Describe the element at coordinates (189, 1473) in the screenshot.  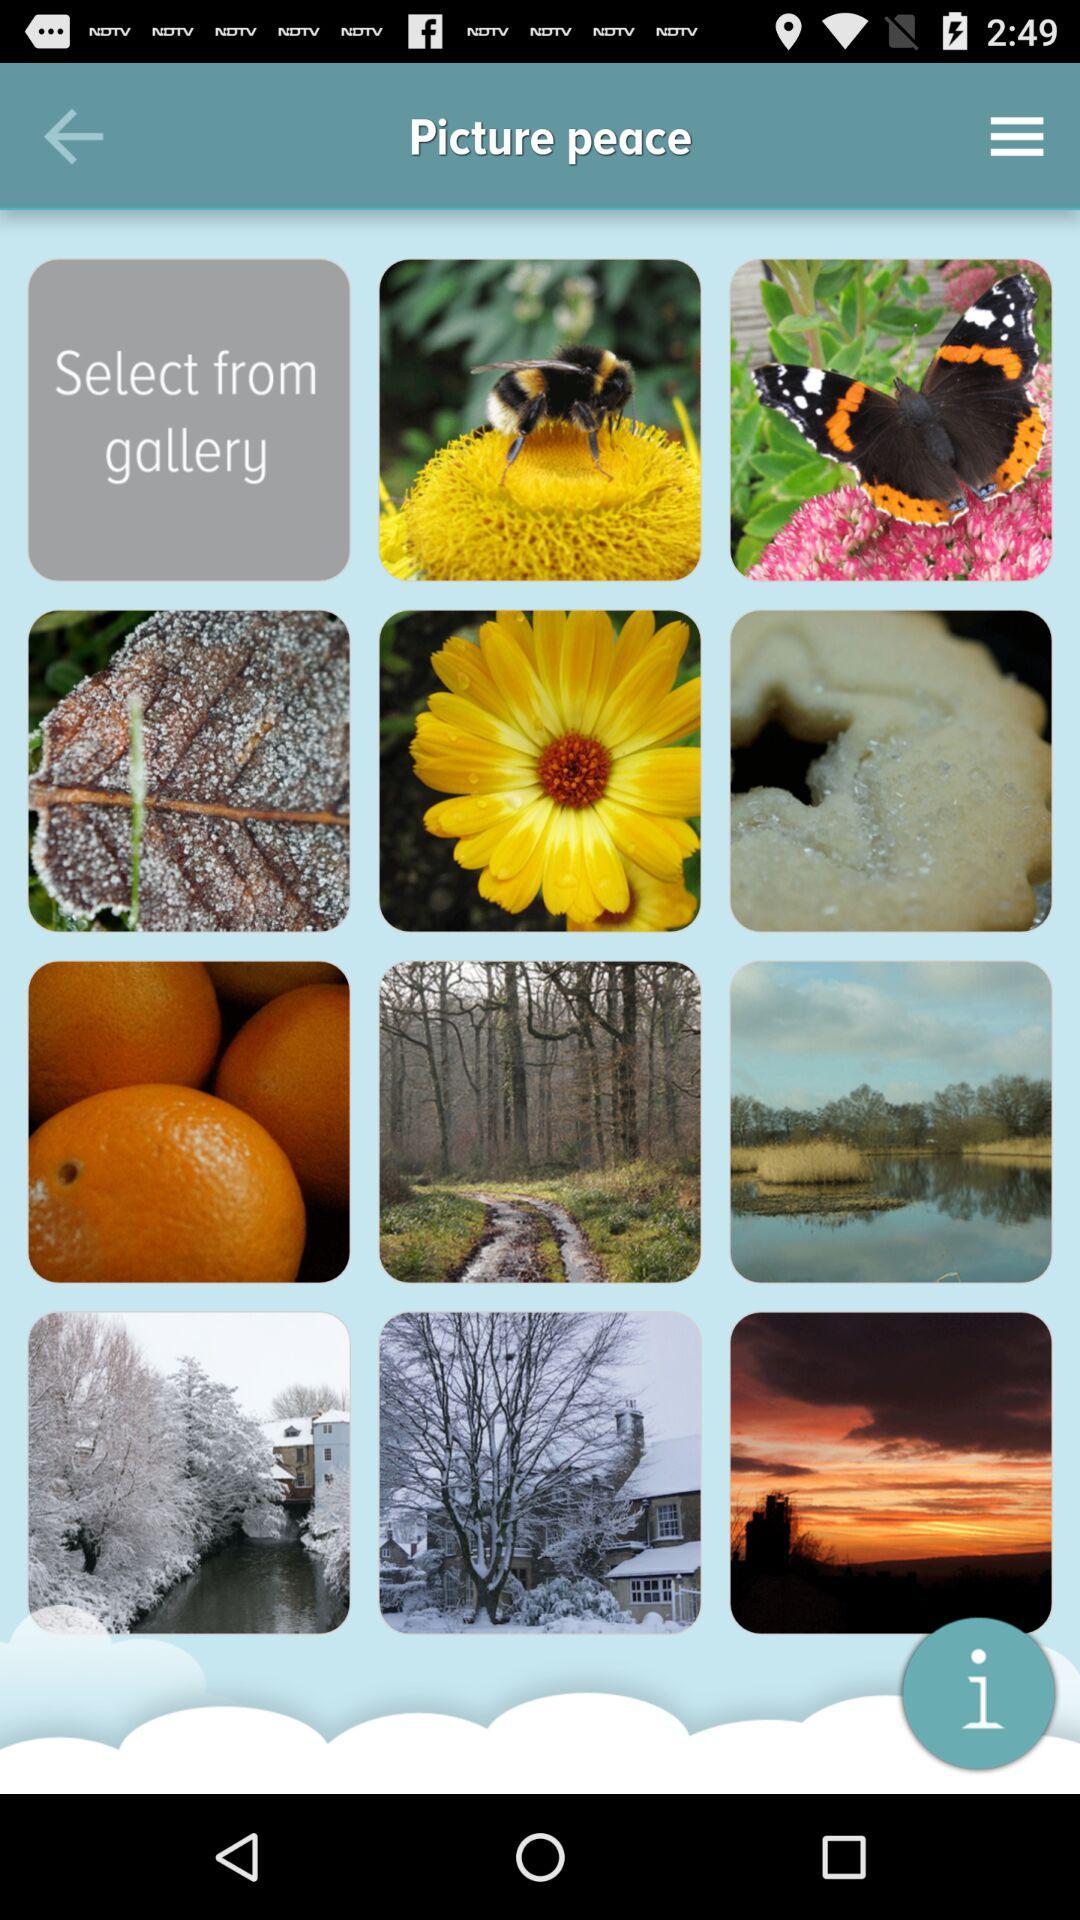
I see `picture` at that location.